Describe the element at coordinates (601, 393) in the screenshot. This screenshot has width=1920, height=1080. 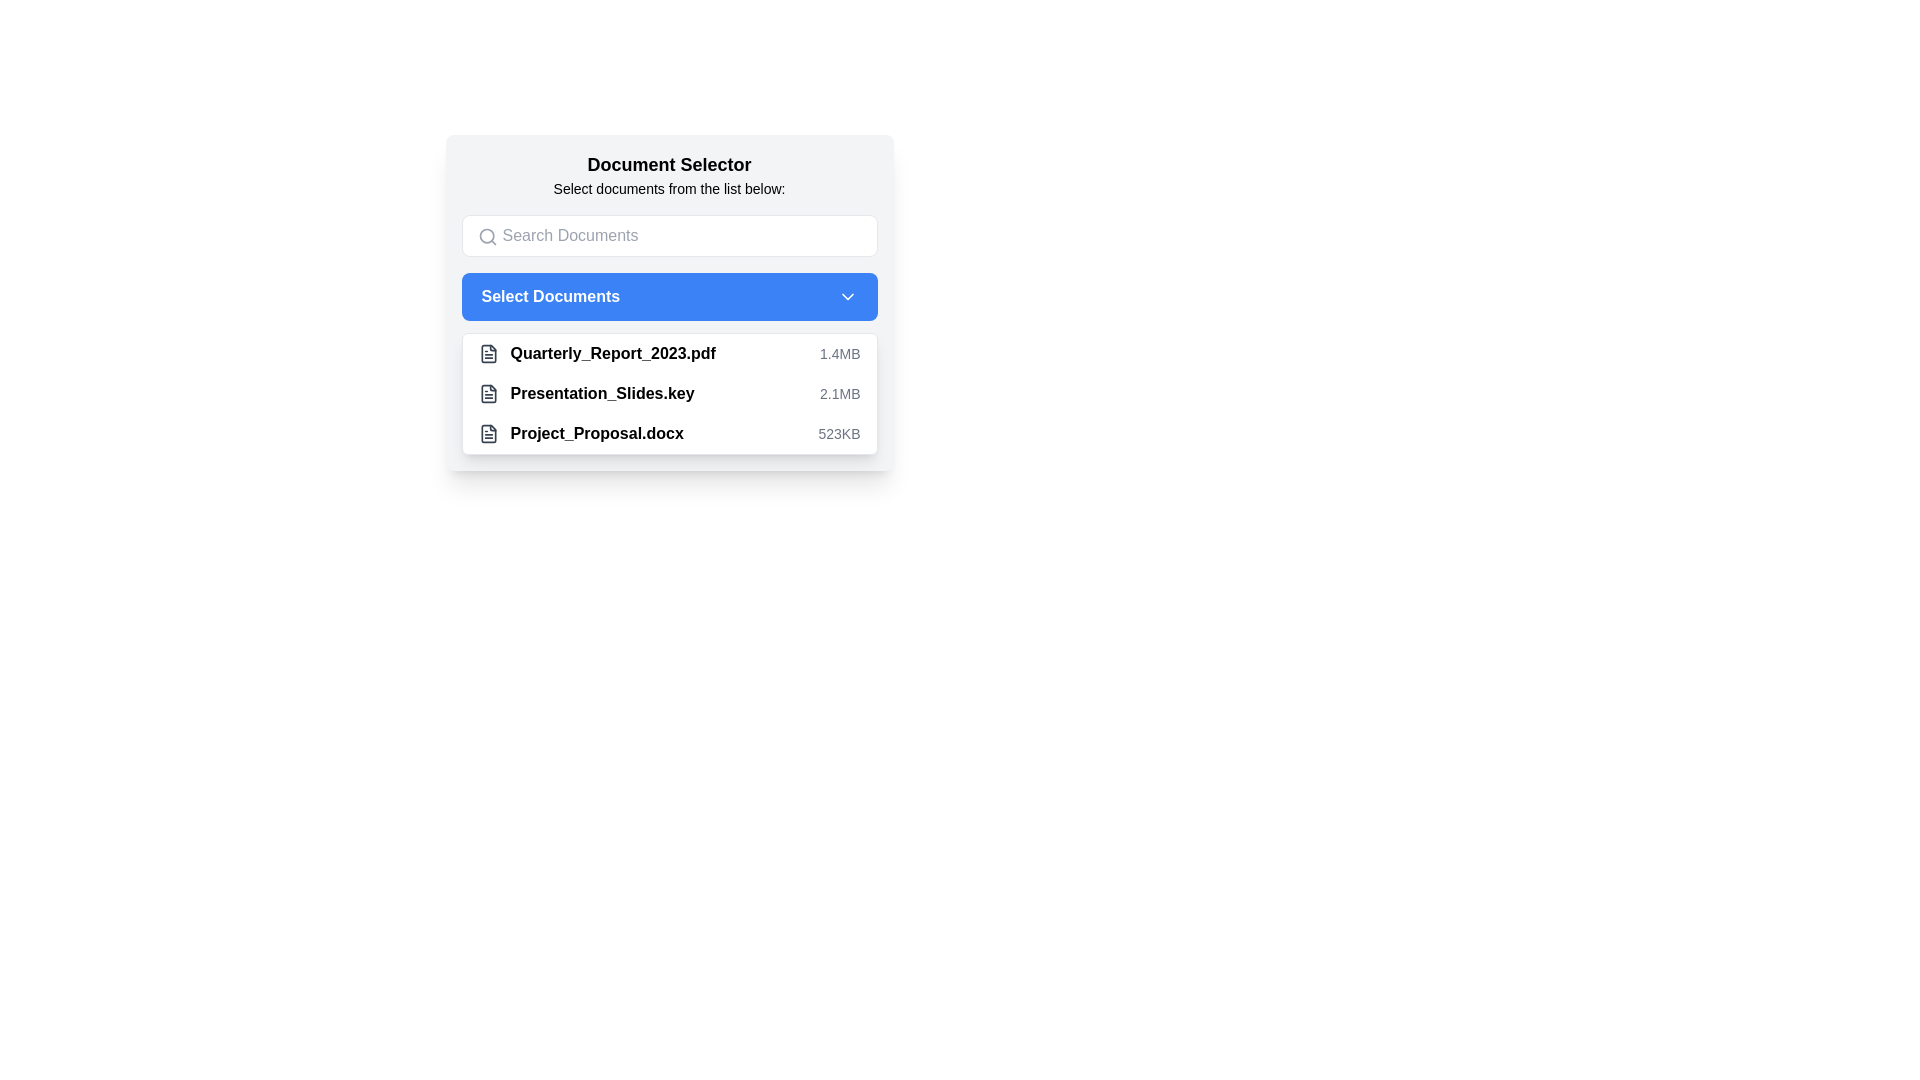
I see `the text label displaying 'Presentation_Slides.key' in bold black font, located in the second row of the document selection interface next to the file icon` at that location.